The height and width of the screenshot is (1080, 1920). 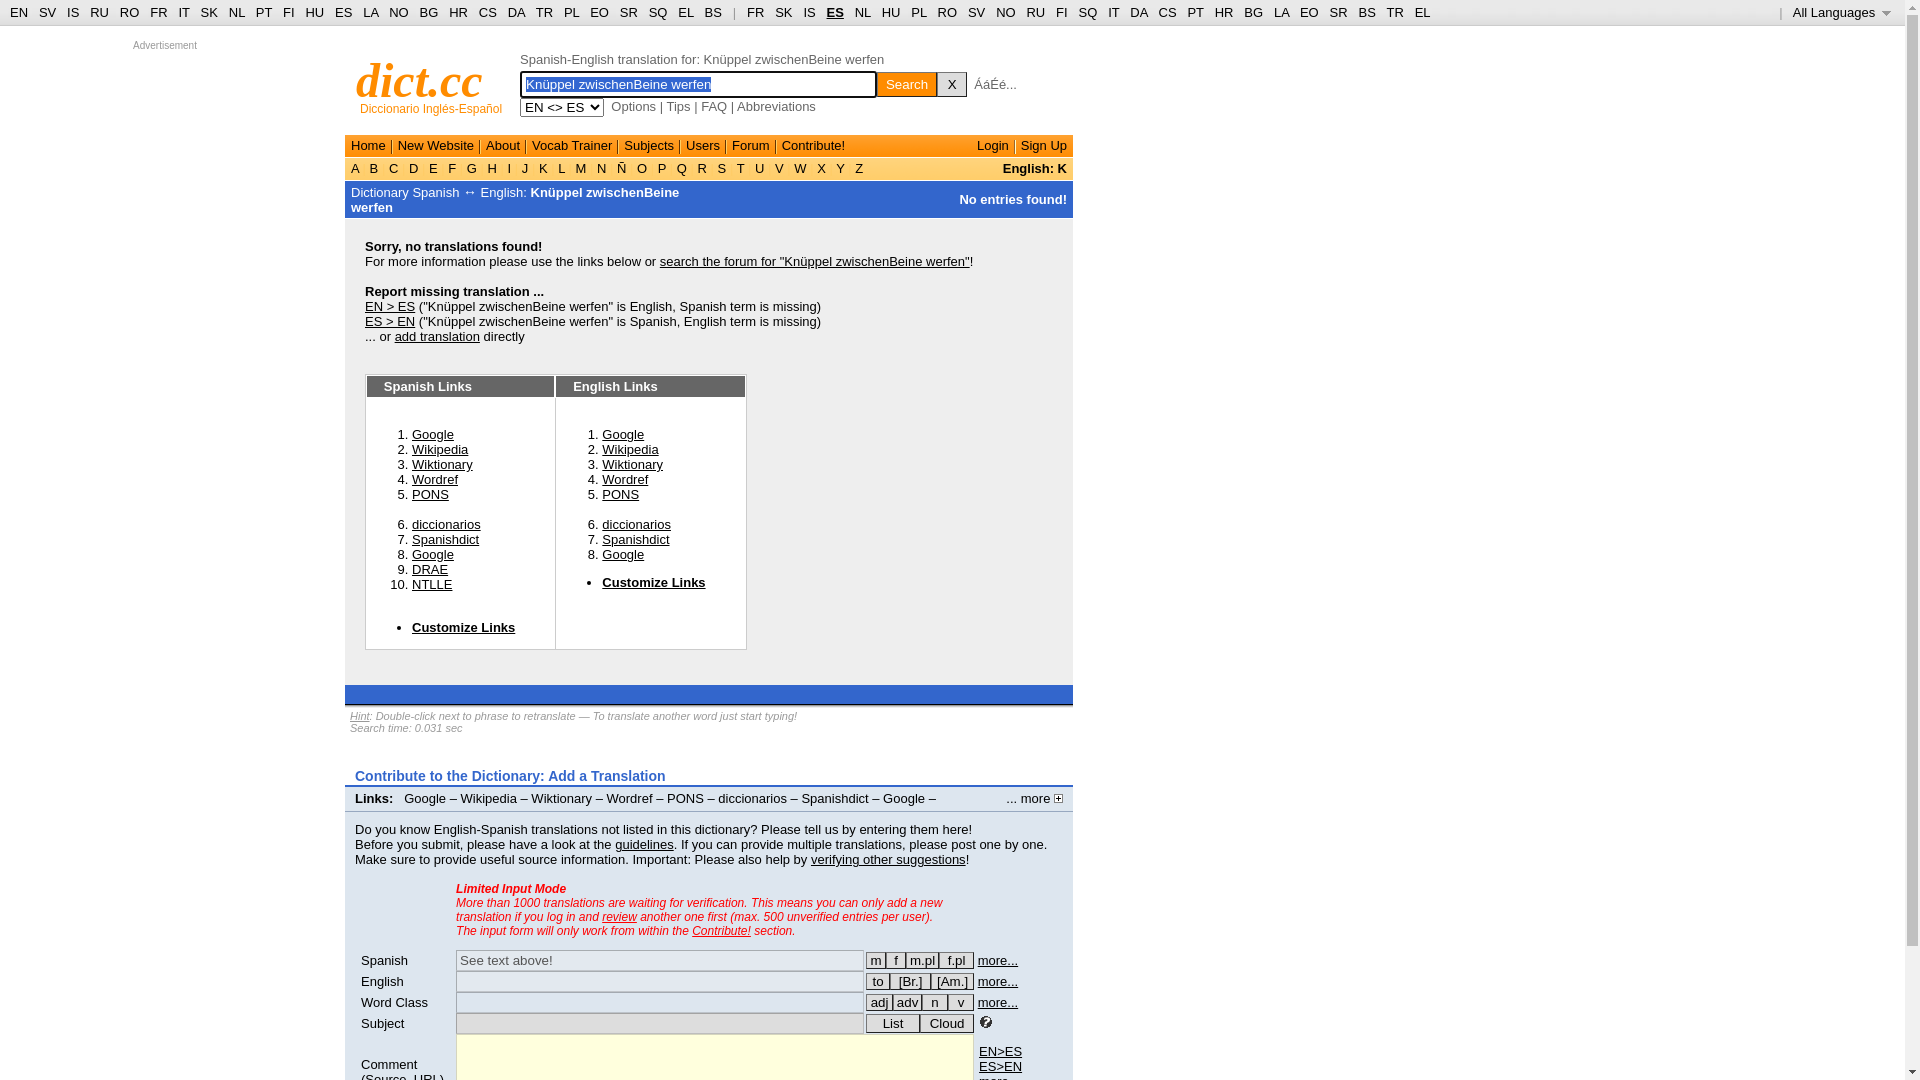 What do you see at coordinates (878, 980) in the screenshot?
I see `'to'` at bounding box center [878, 980].